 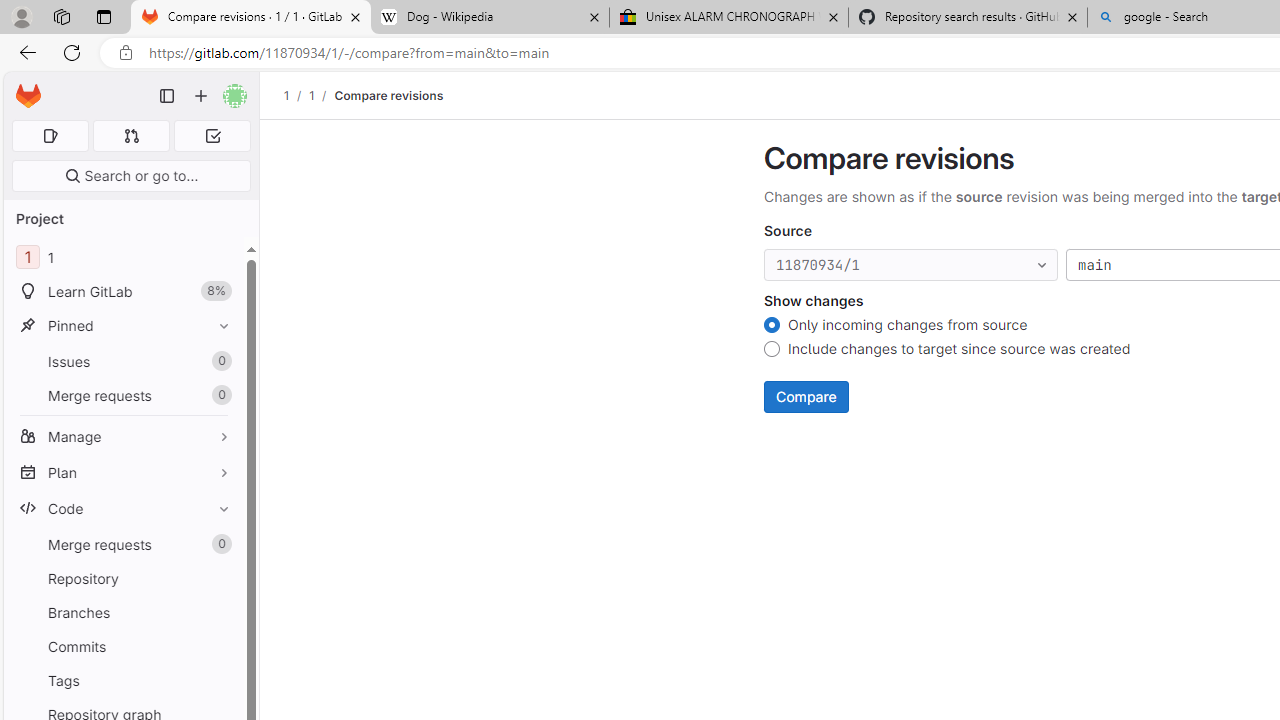 What do you see at coordinates (123, 472) in the screenshot?
I see `'Plan'` at bounding box center [123, 472].